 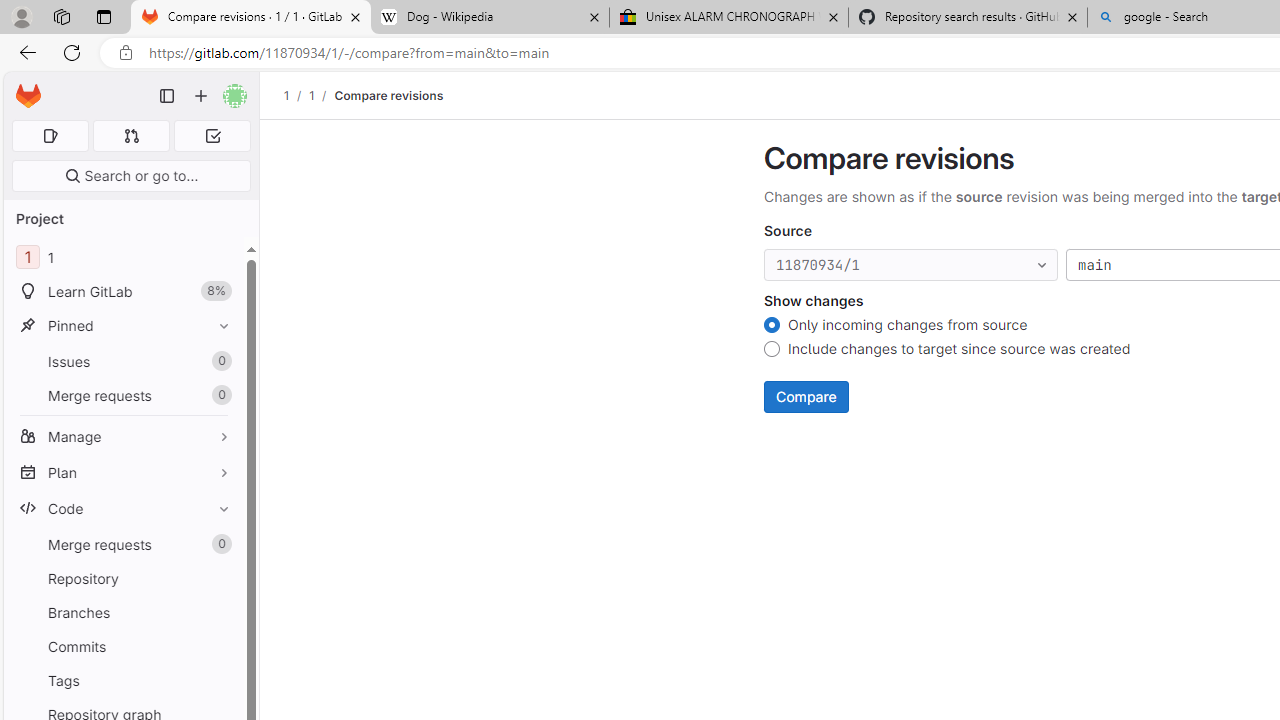 What do you see at coordinates (123, 472) in the screenshot?
I see `'Plan'` at bounding box center [123, 472].